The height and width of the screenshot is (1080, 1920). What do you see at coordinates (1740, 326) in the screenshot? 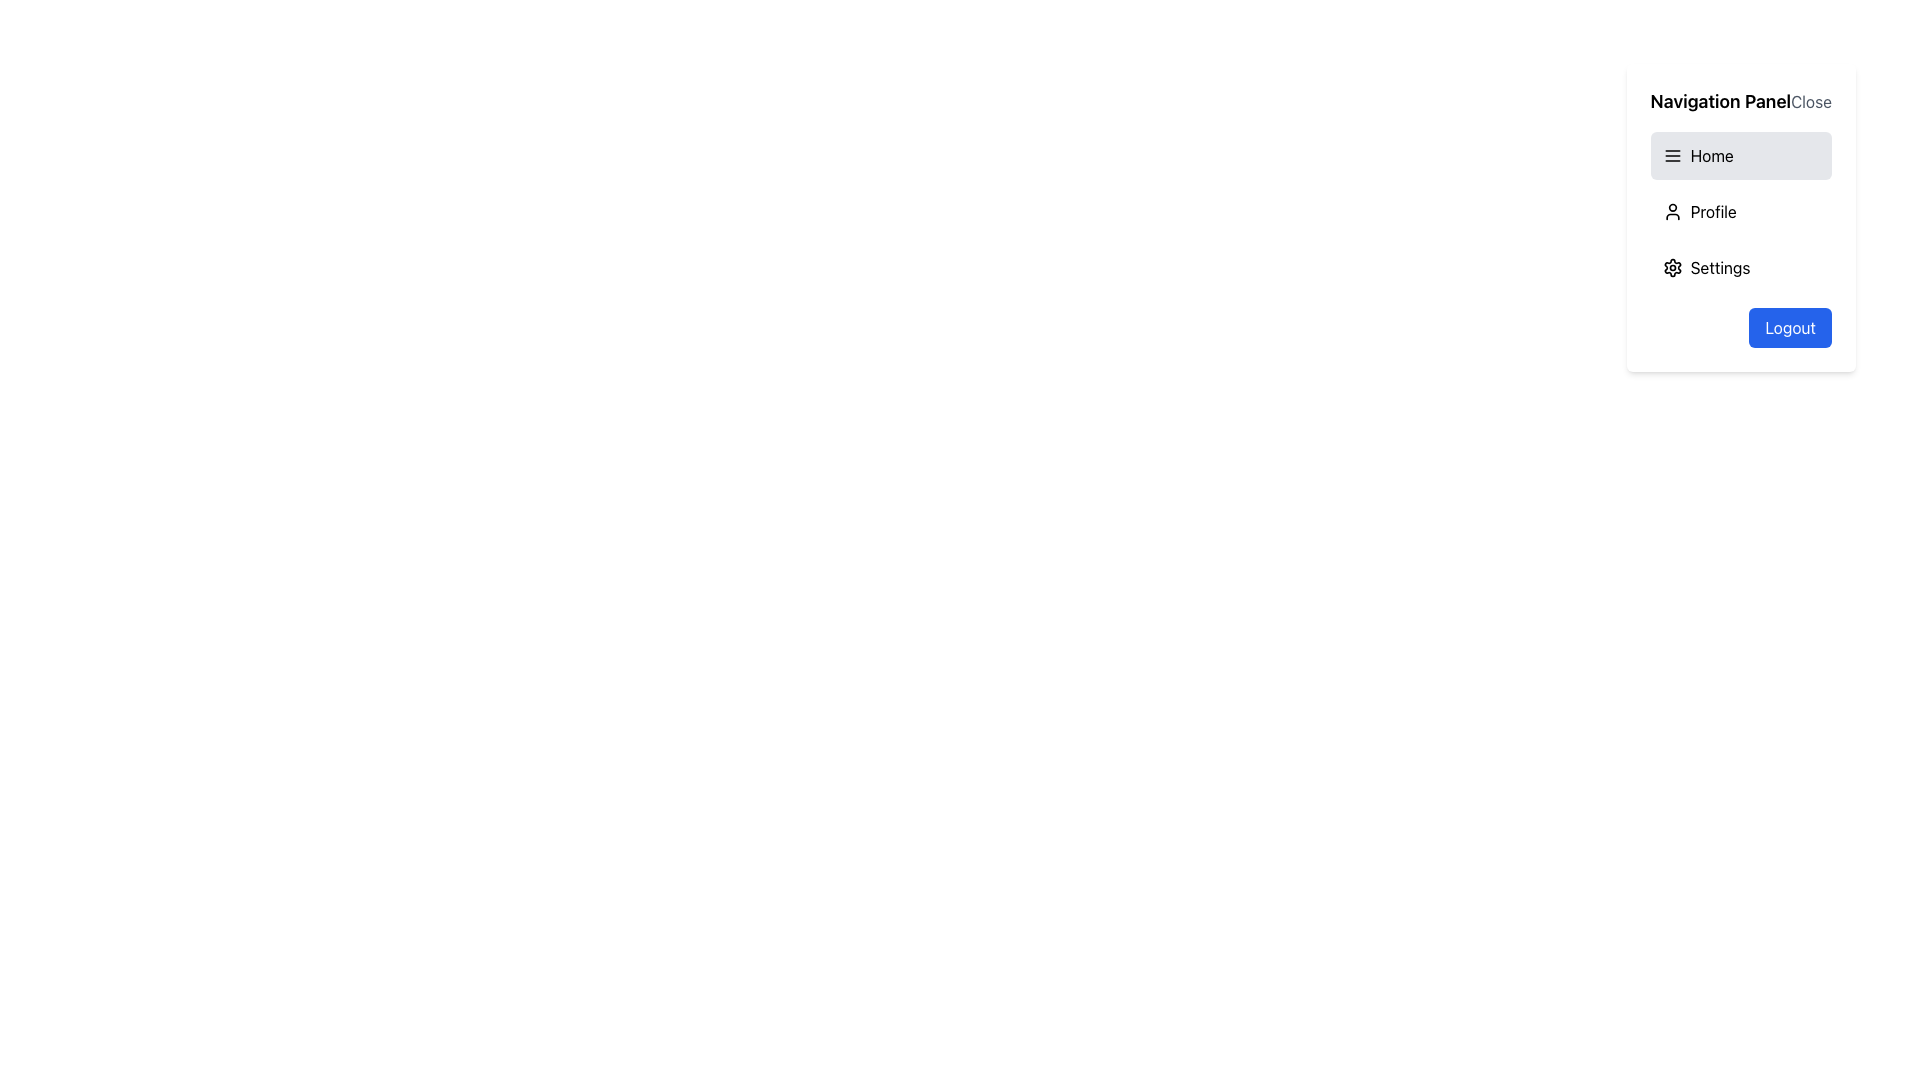
I see `the logout button located at the bottom-right corner of the sidebar` at bounding box center [1740, 326].